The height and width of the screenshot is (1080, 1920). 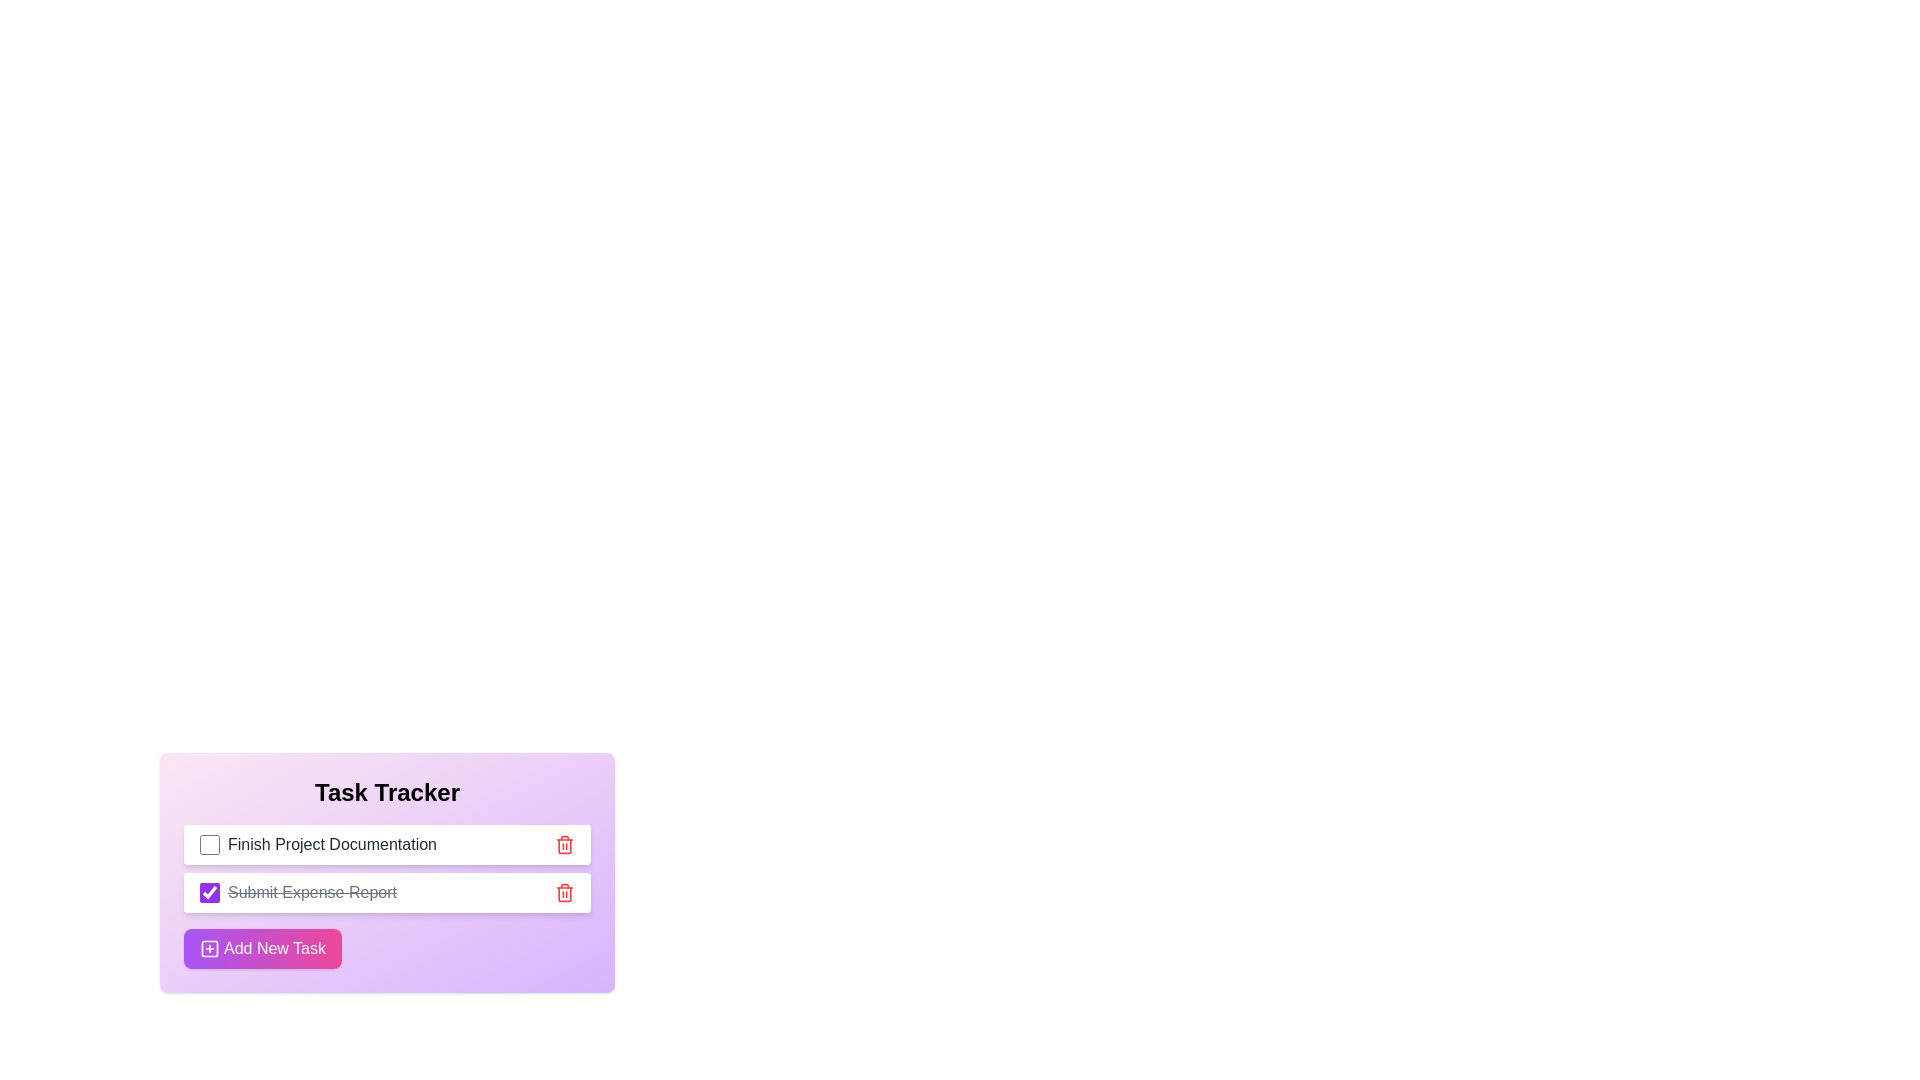 I want to click on the completed task, so click(x=311, y=892).